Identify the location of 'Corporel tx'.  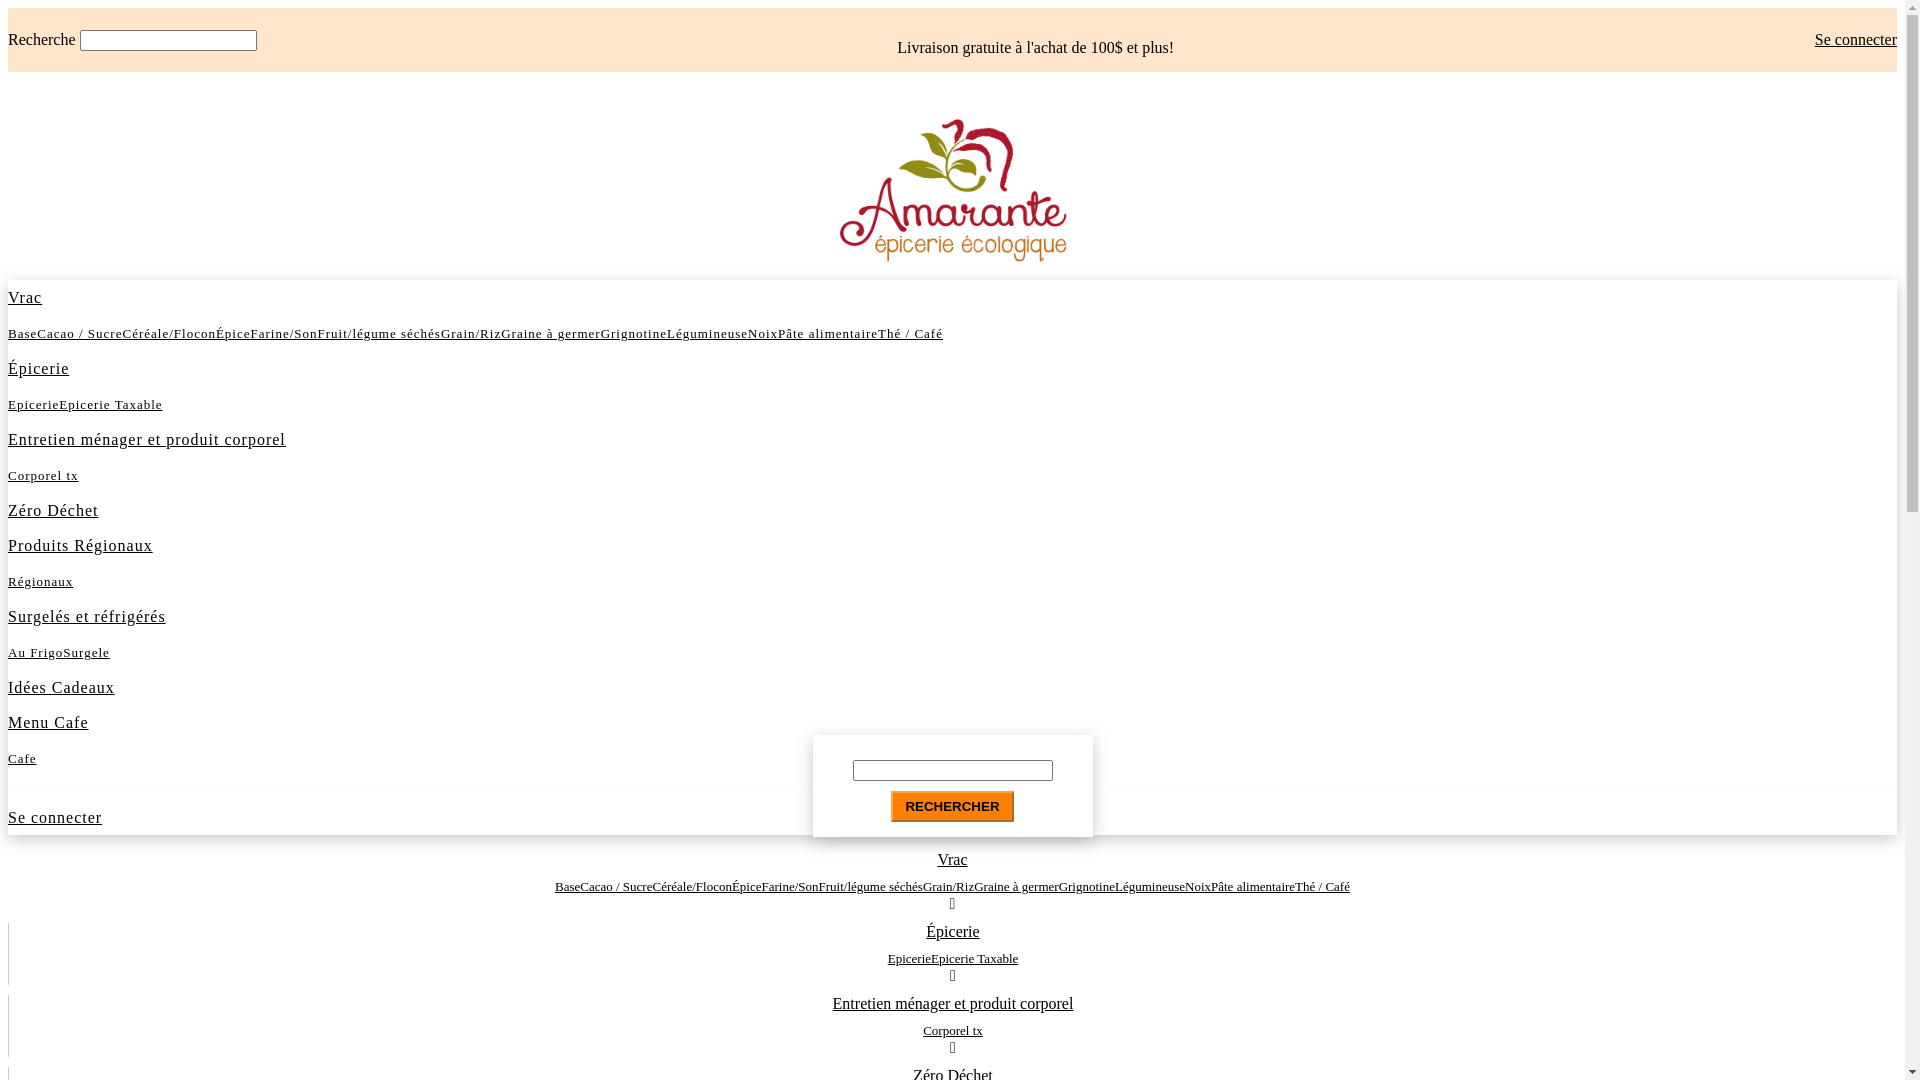
(952, 1030).